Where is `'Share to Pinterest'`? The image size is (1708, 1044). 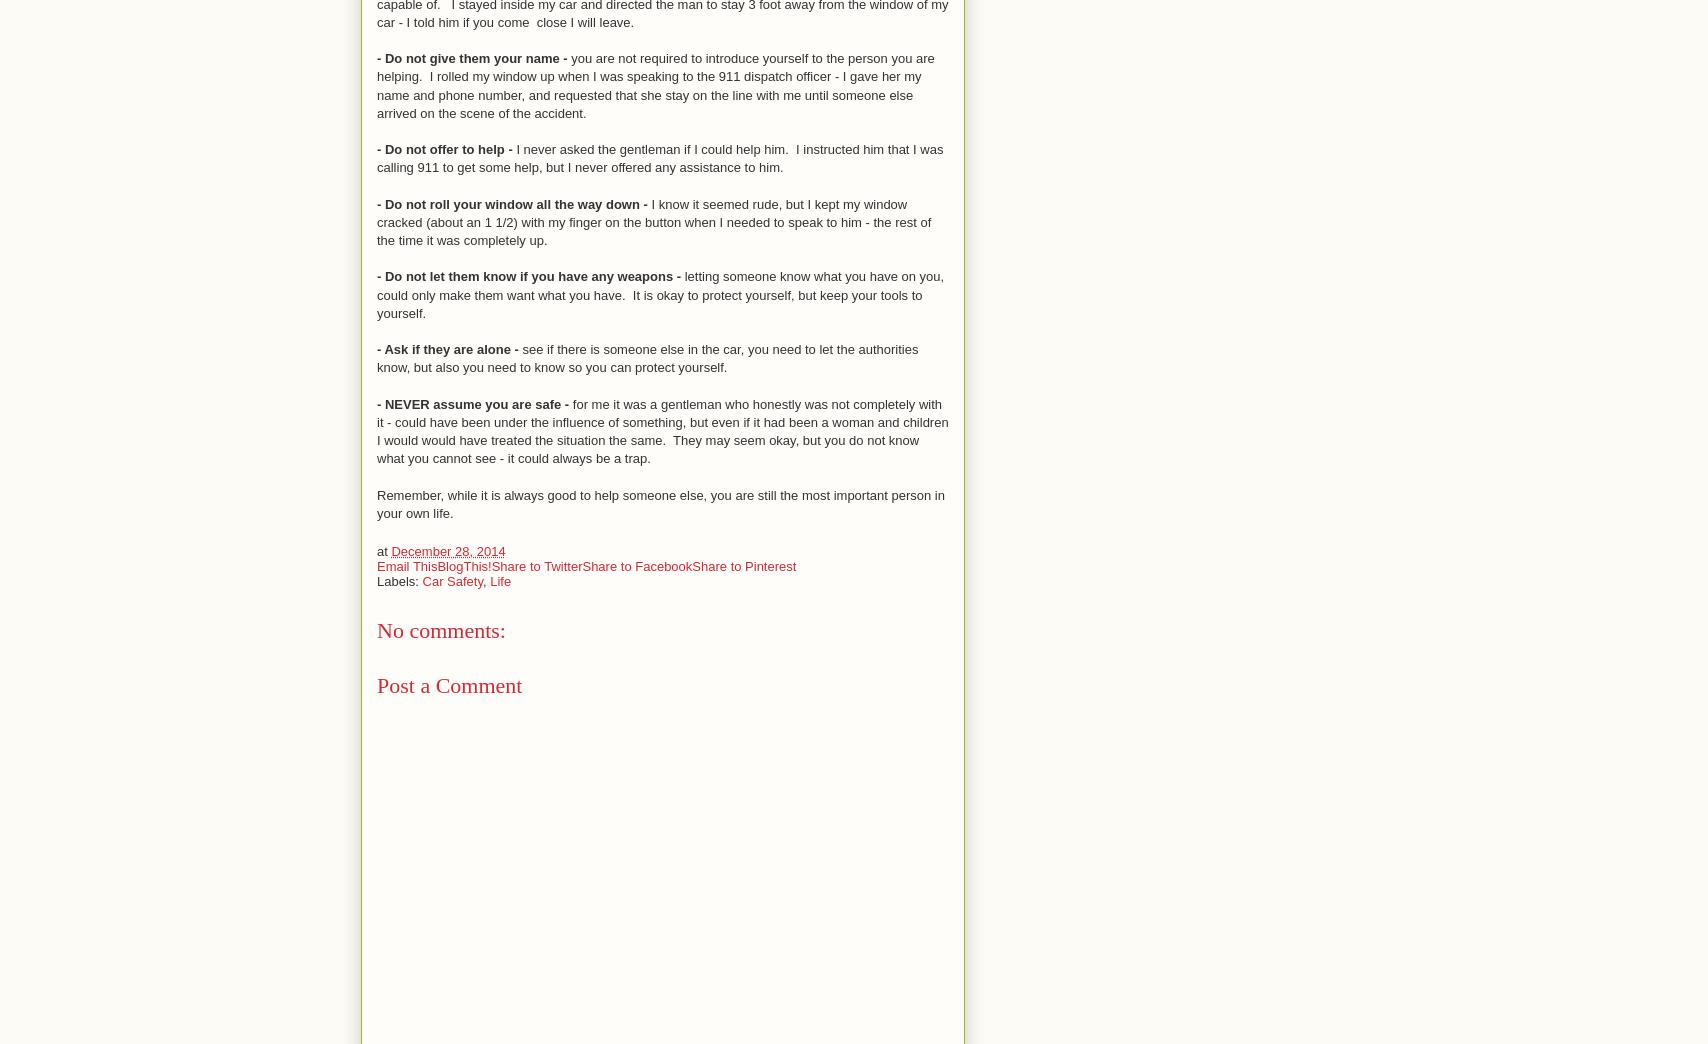
'Share to Pinterest' is located at coordinates (692, 564).